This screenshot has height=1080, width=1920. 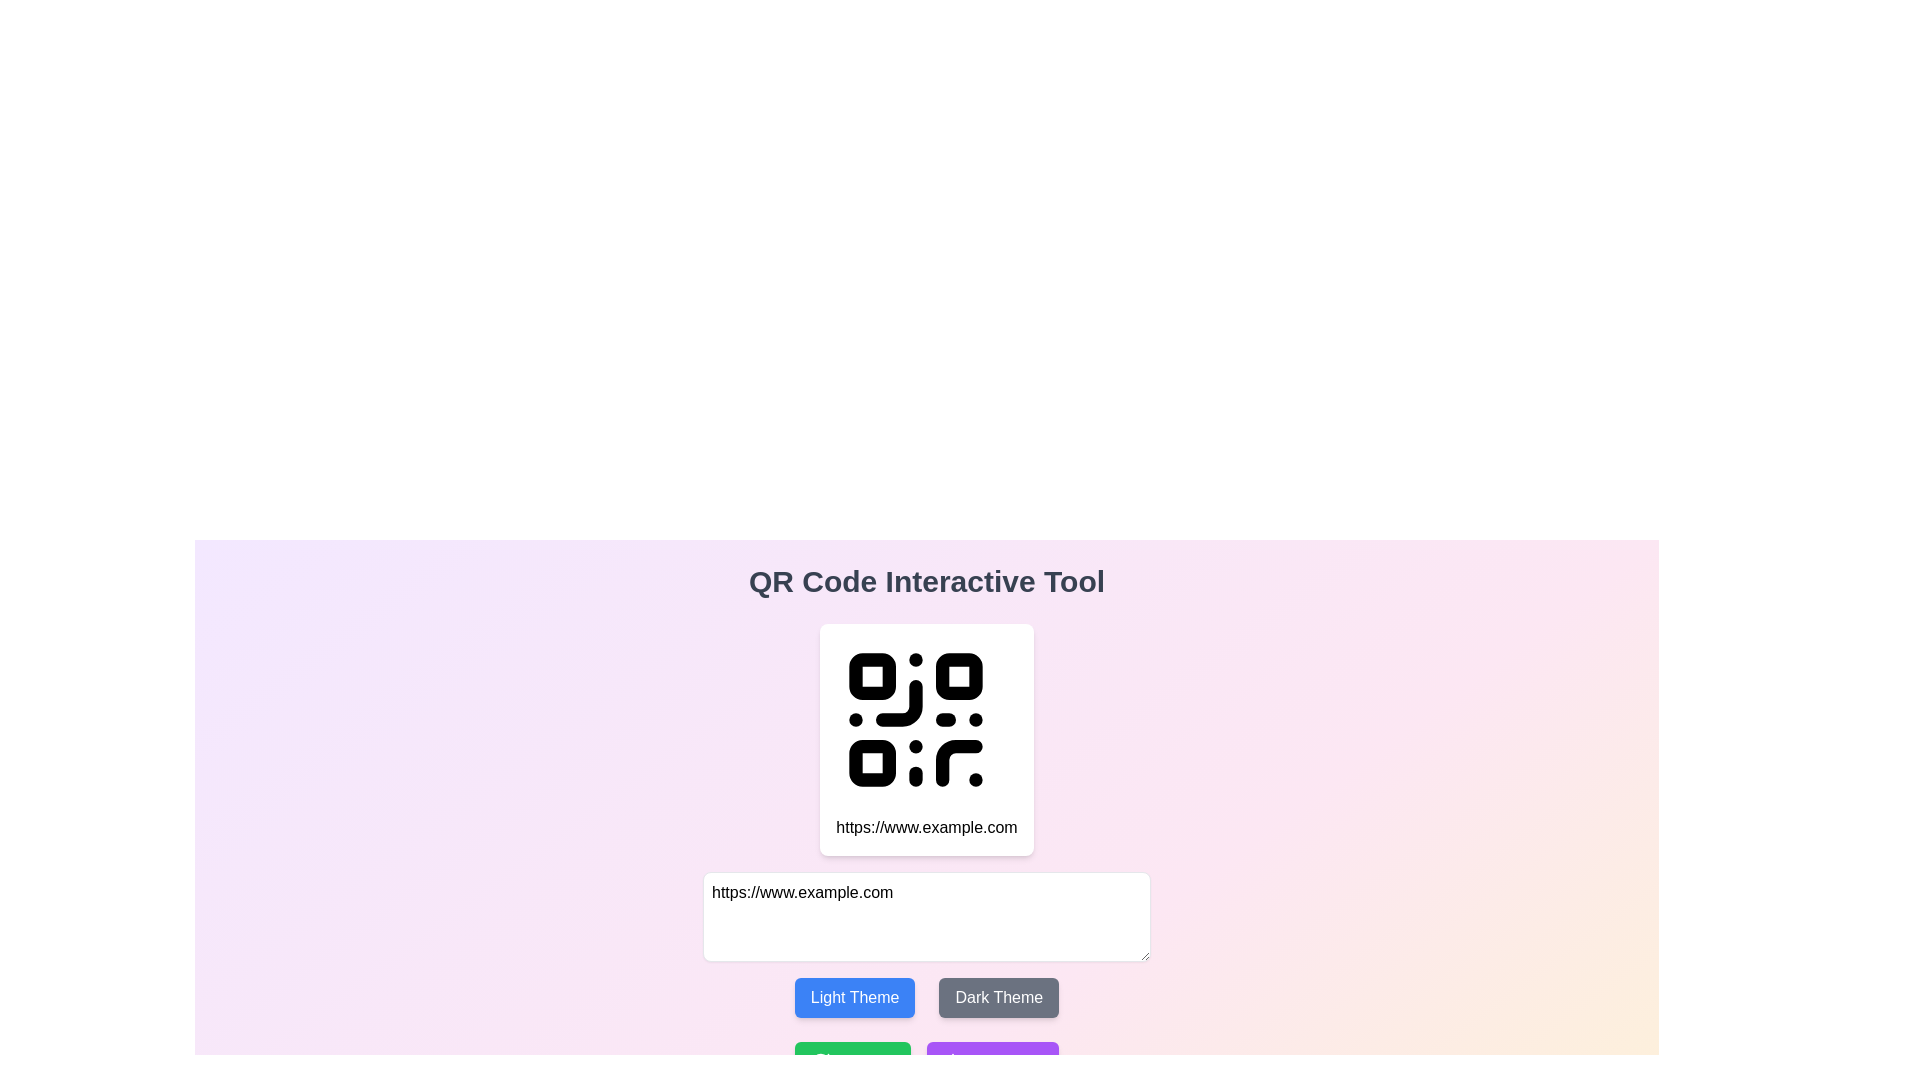 I want to click on the decorative graphical element located in the top-right of the QR code to utilize it for QR code scanning, so click(x=958, y=675).